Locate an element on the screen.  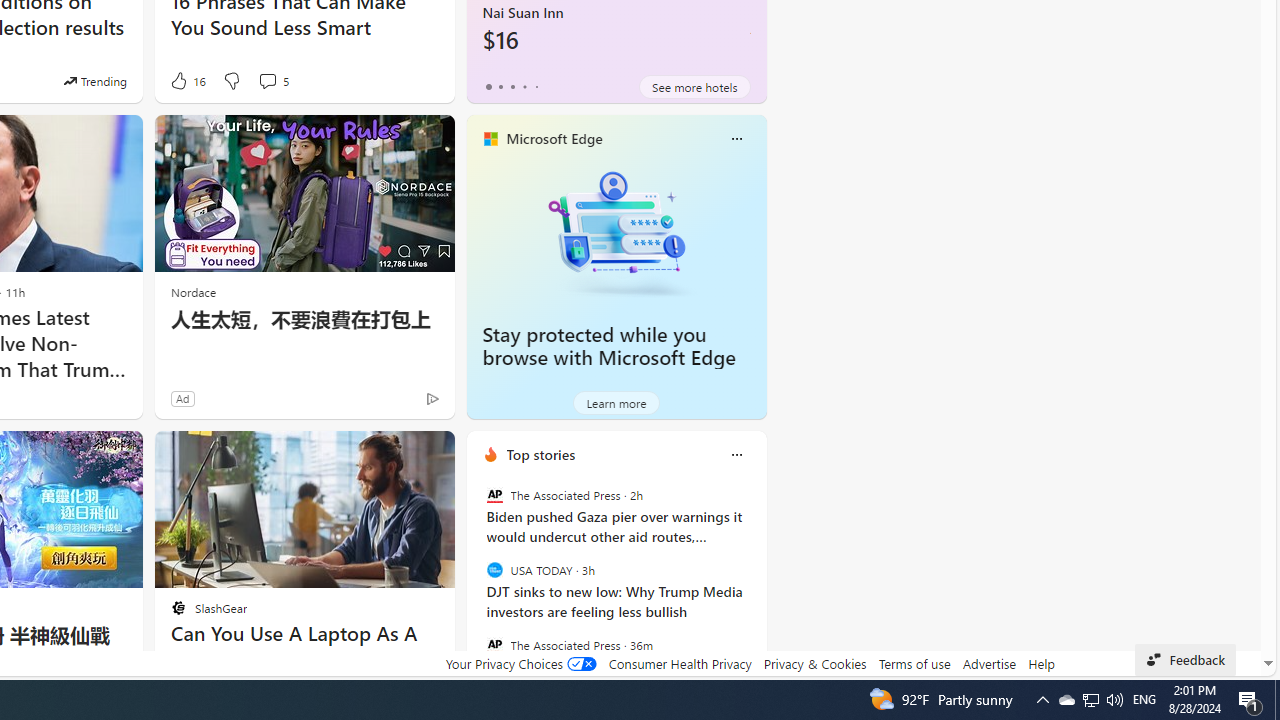
'Terms of use' is located at coordinates (913, 663).